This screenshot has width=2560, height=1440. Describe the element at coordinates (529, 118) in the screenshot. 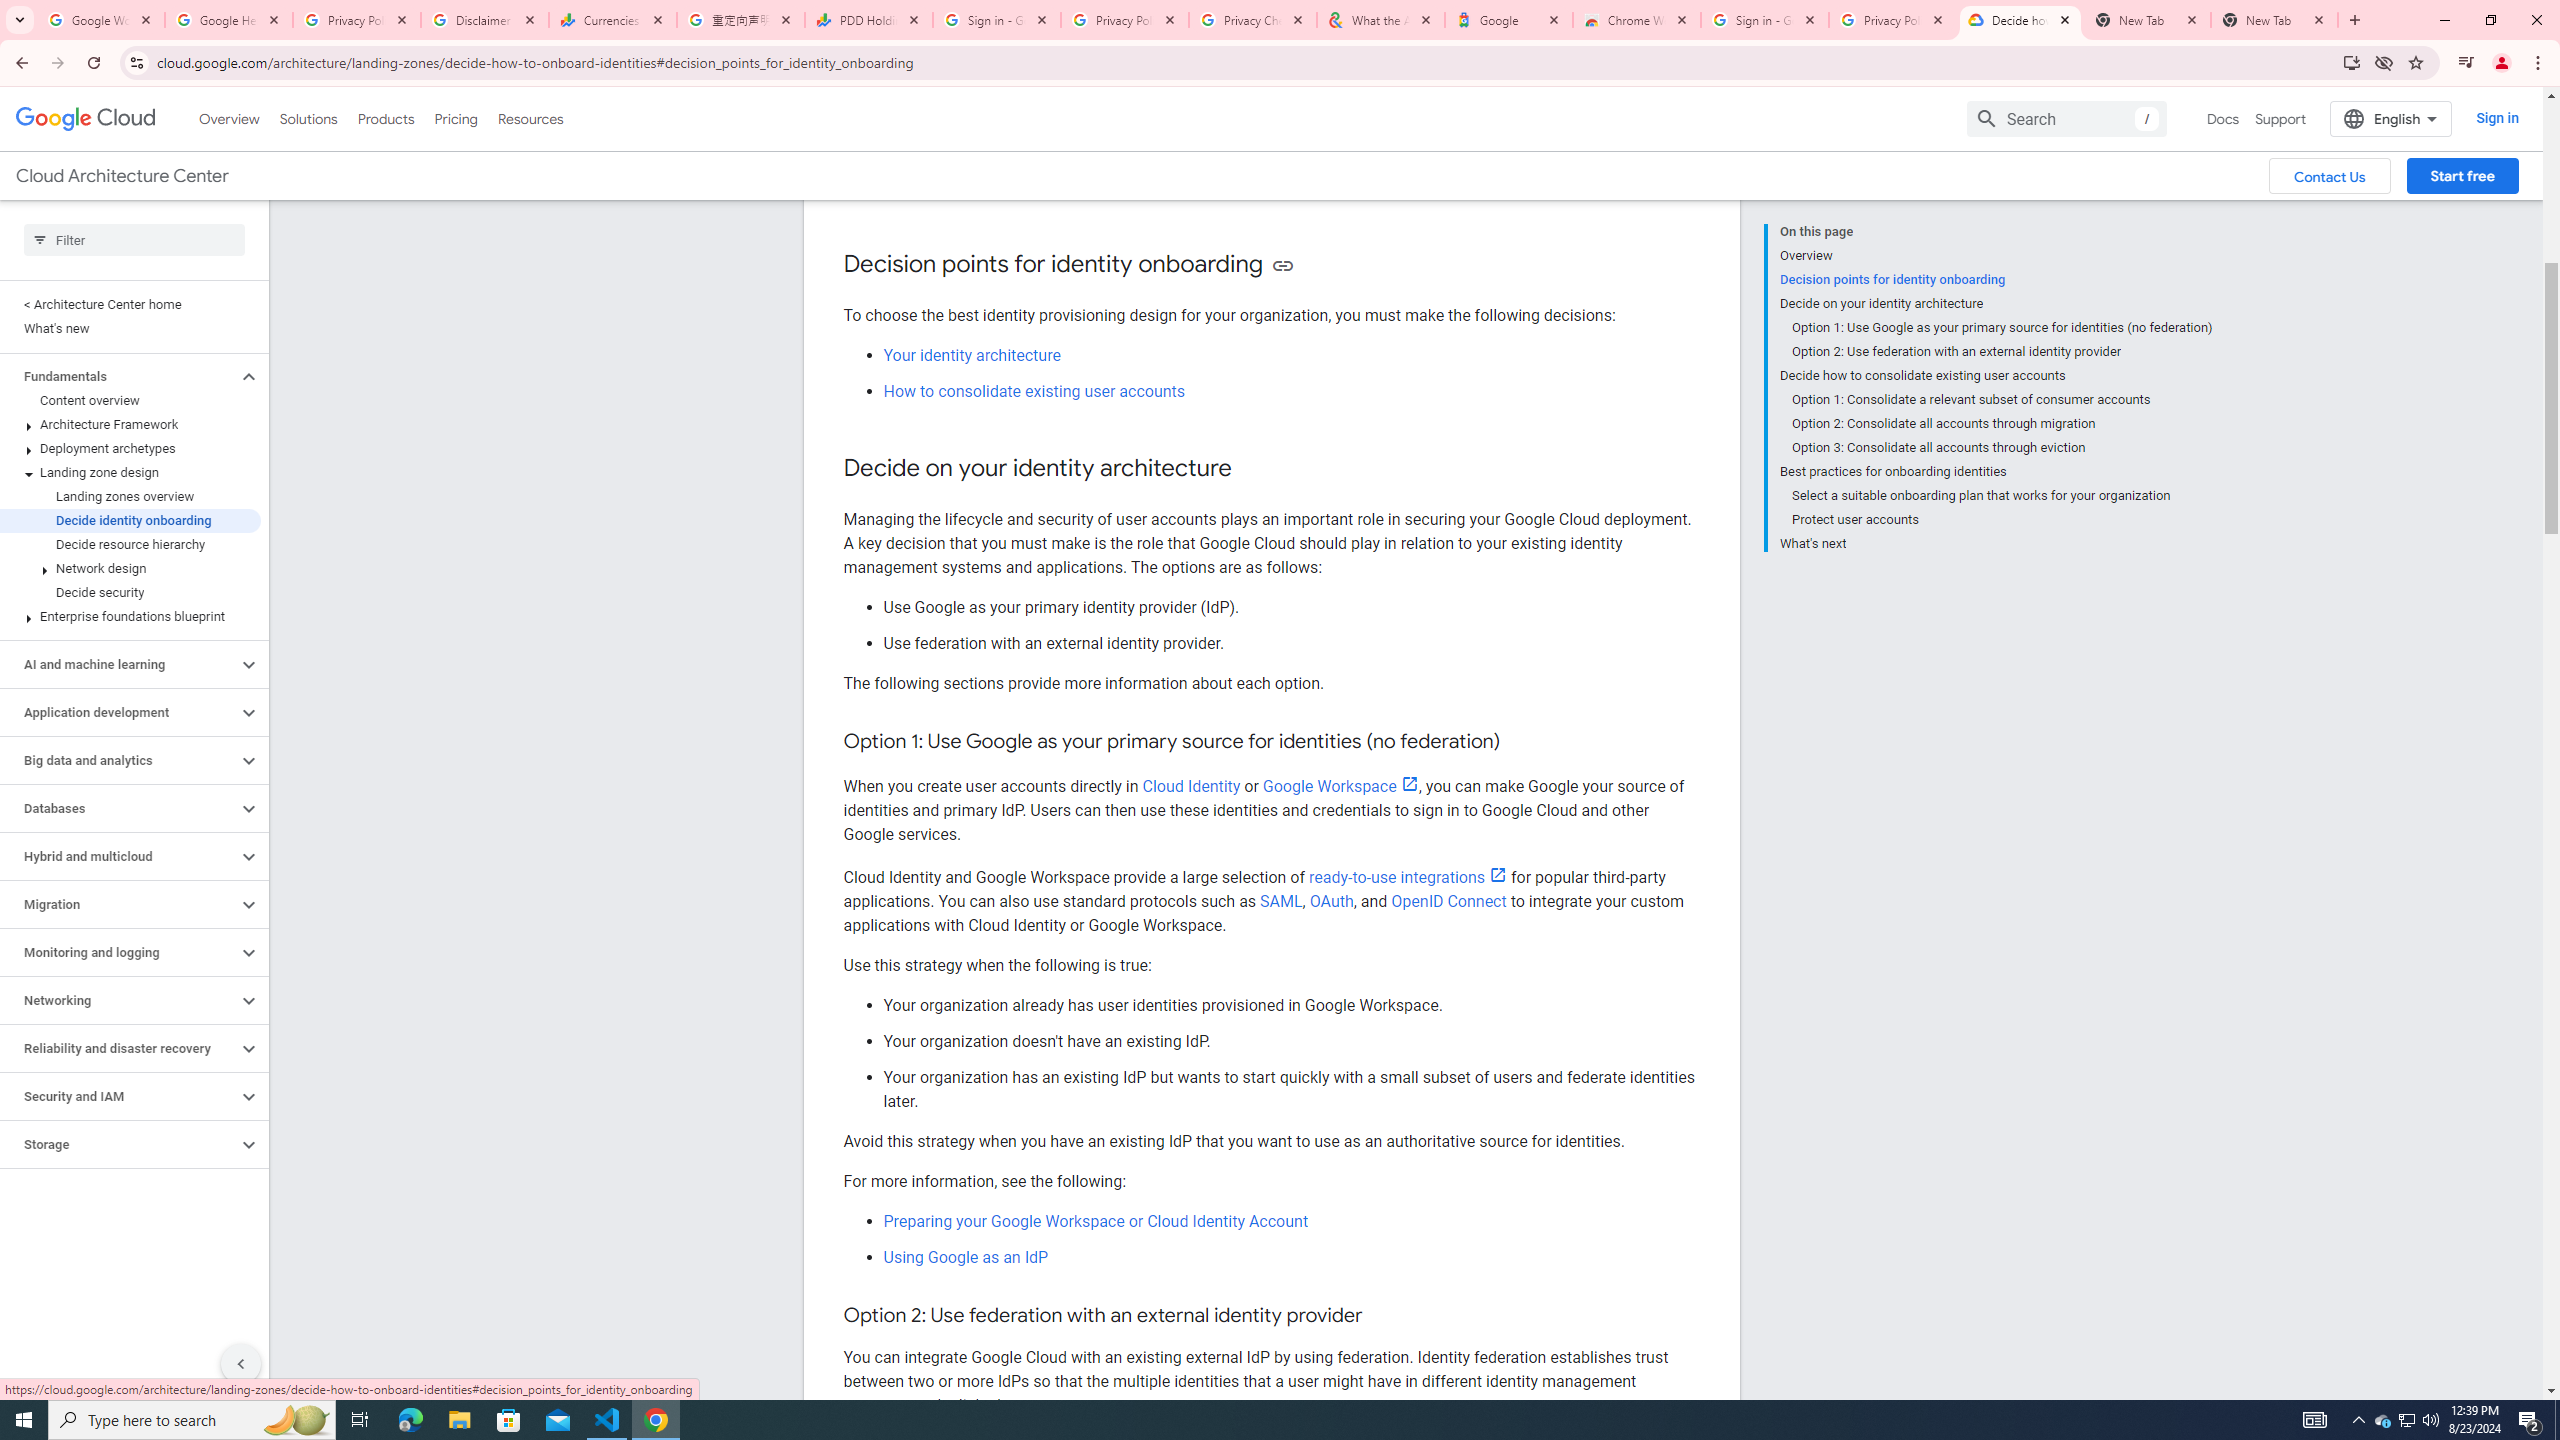

I see `'Resources'` at that location.